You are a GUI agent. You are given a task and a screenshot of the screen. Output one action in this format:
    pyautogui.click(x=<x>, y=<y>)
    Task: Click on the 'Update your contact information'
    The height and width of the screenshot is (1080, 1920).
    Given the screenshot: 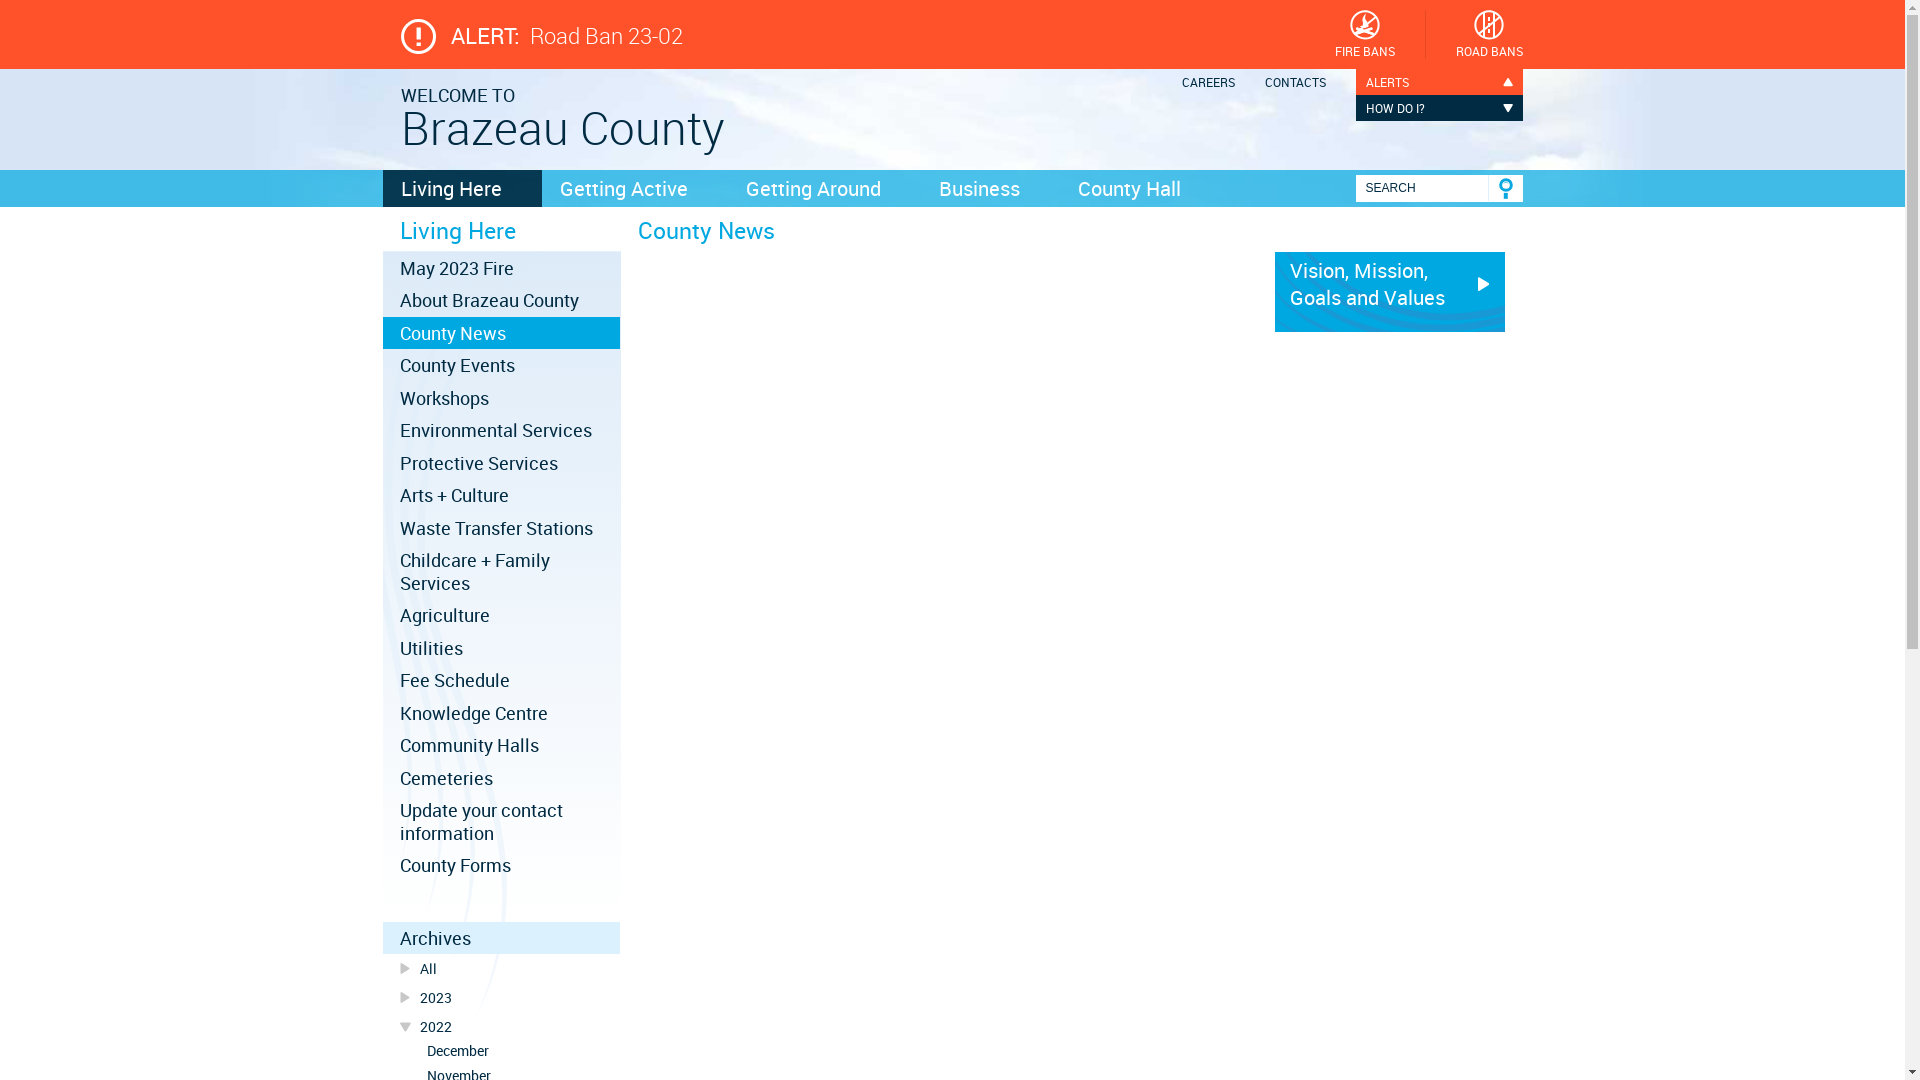 What is the action you would take?
    pyautogui.click(x=500, y=821)
    